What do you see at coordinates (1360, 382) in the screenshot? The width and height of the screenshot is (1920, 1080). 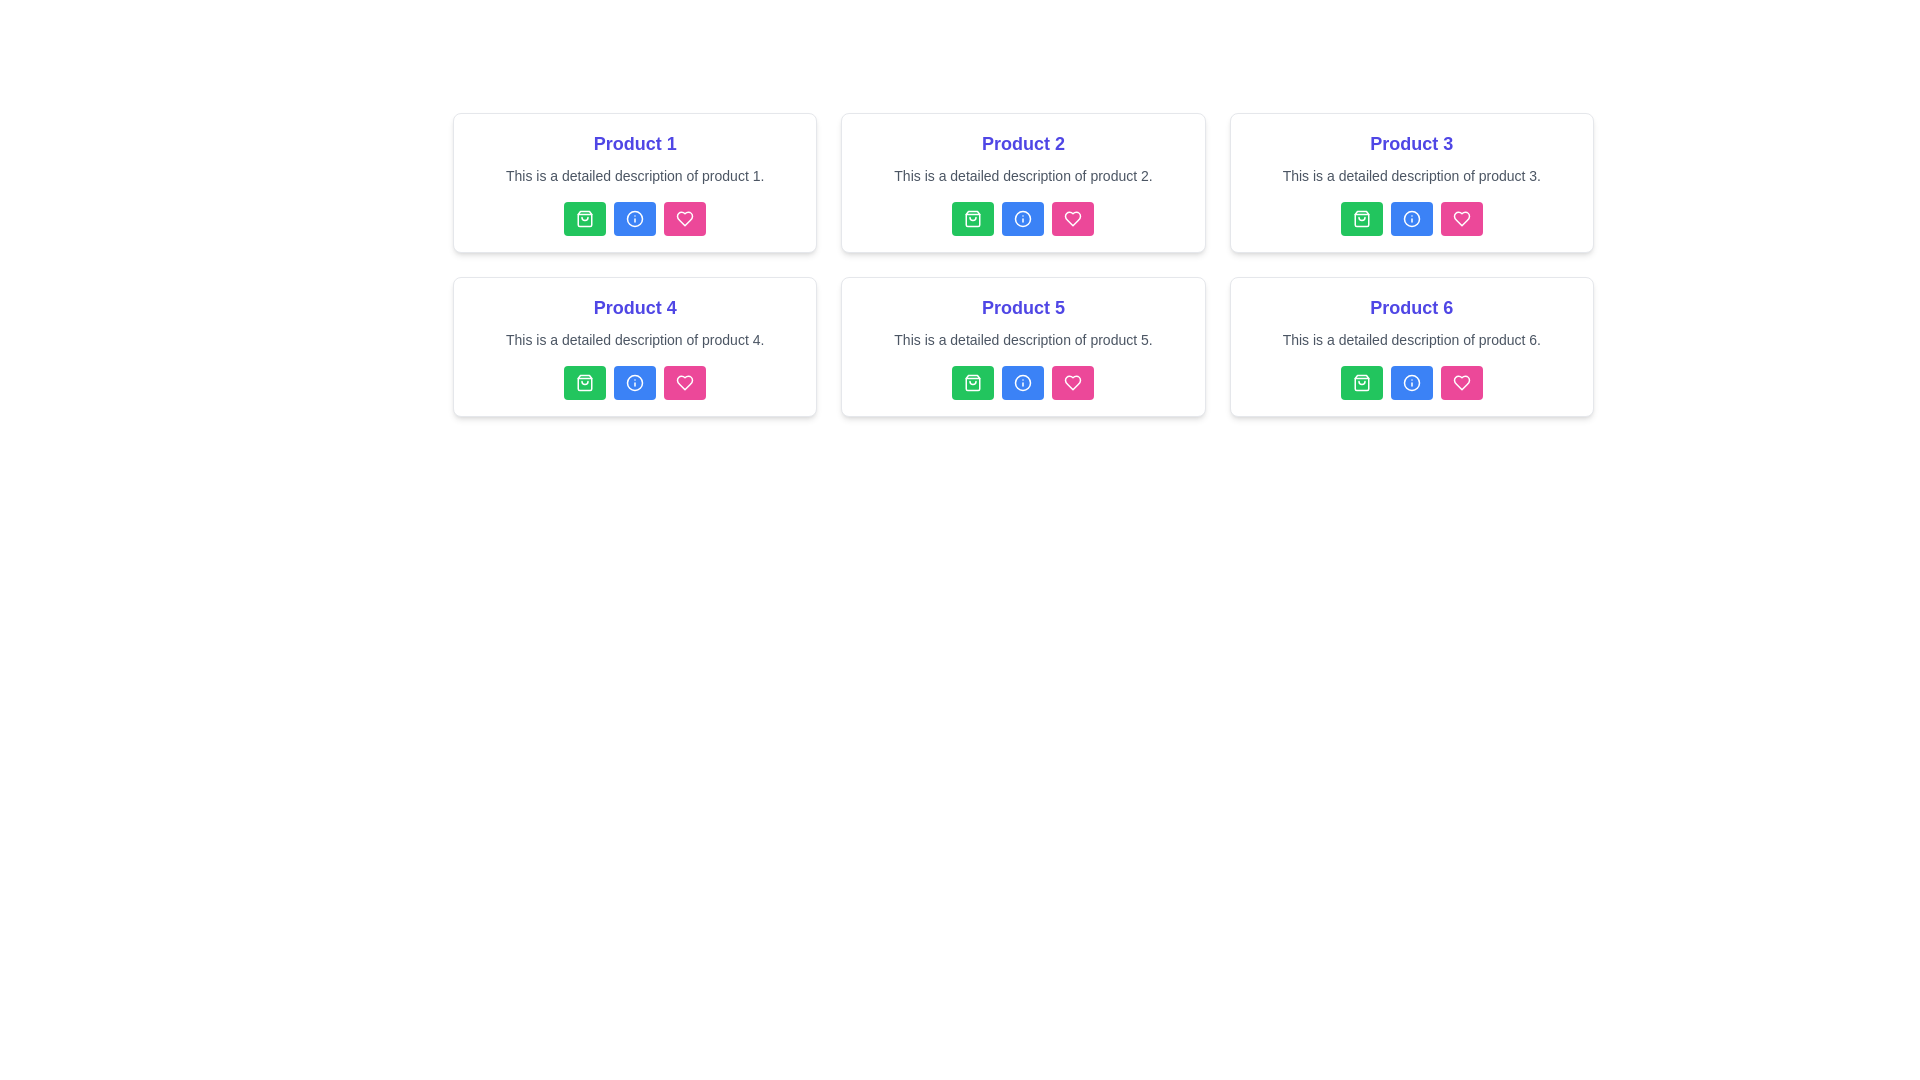 I see `the green rectangular button with a white shopping bag icon located in the bottom-right card under 'Product 6'` at bounding box center [1360, 382].